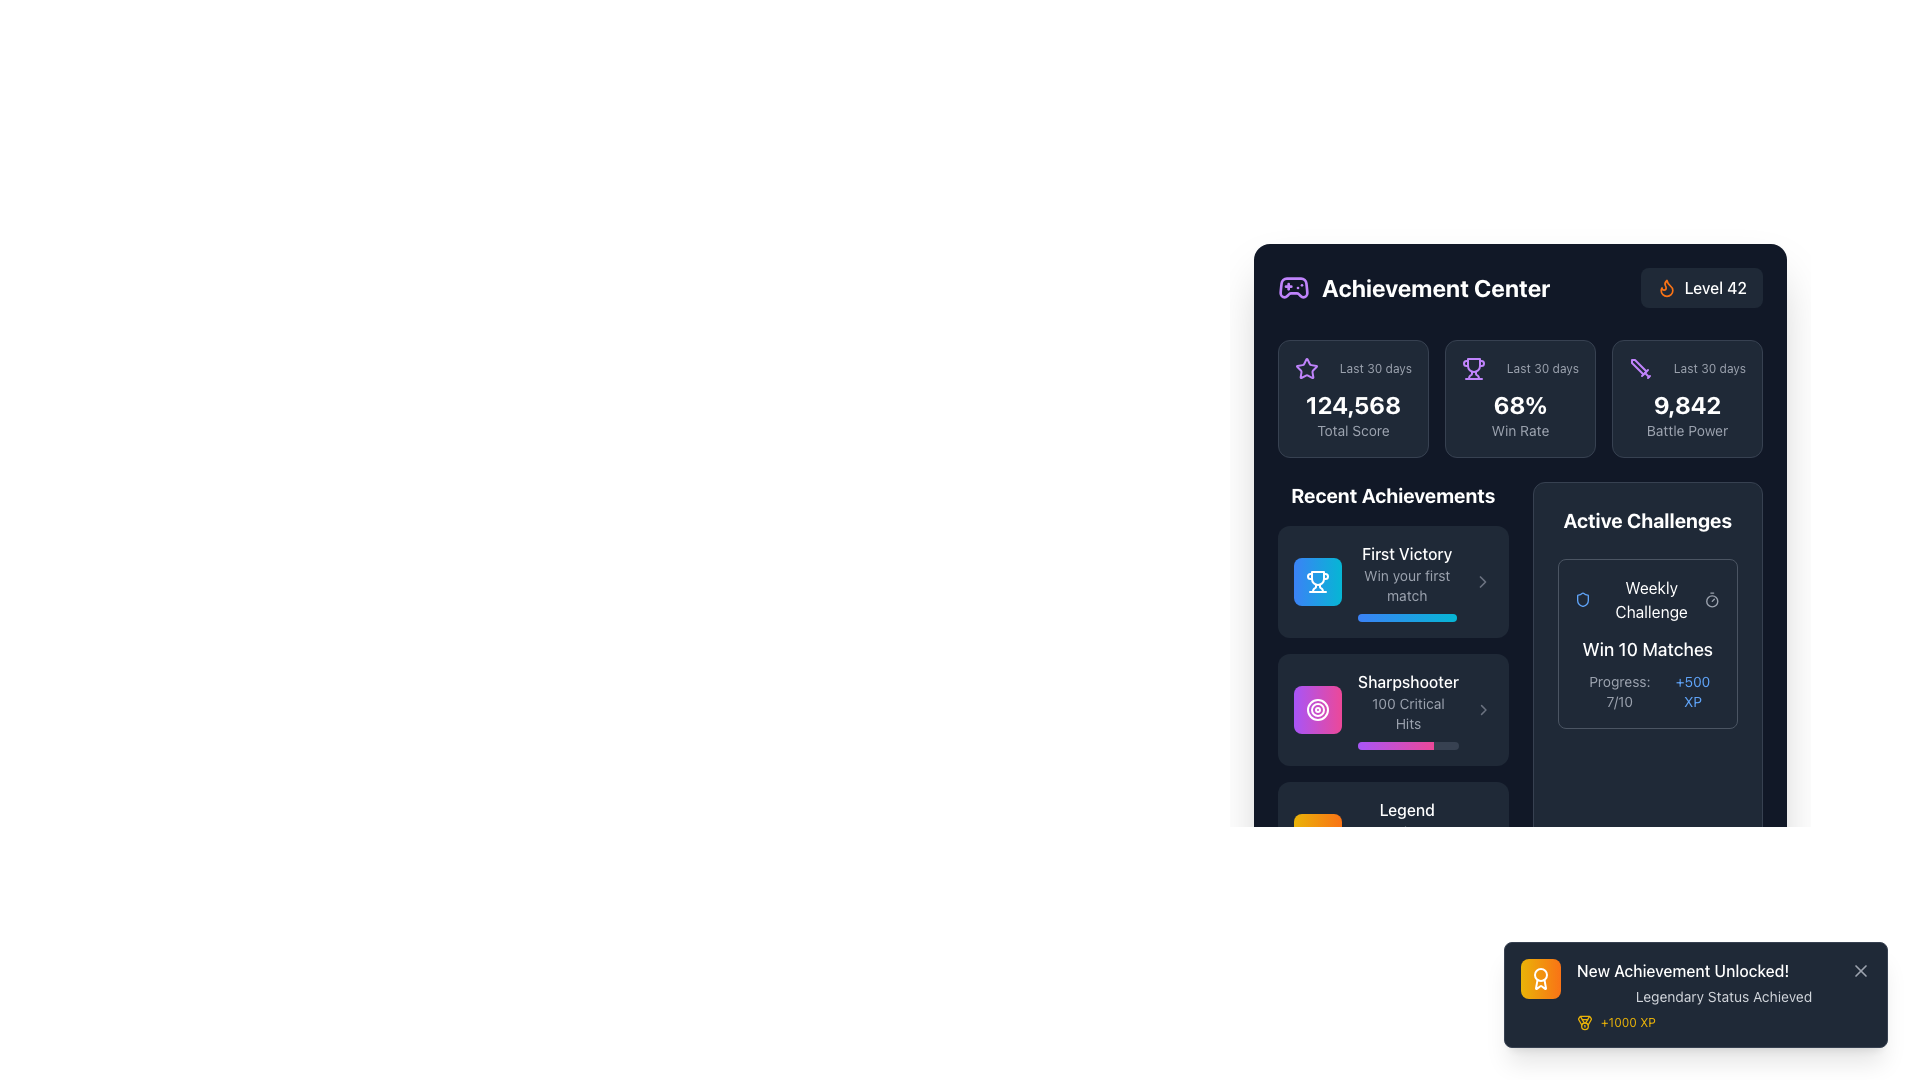 This screenshot has width=1920, height=1080. I want to click on the middle Statistical Display Card that shows the win rate percentage within the last 30 days, located in the Achievement Center section, so click(1520, 398).